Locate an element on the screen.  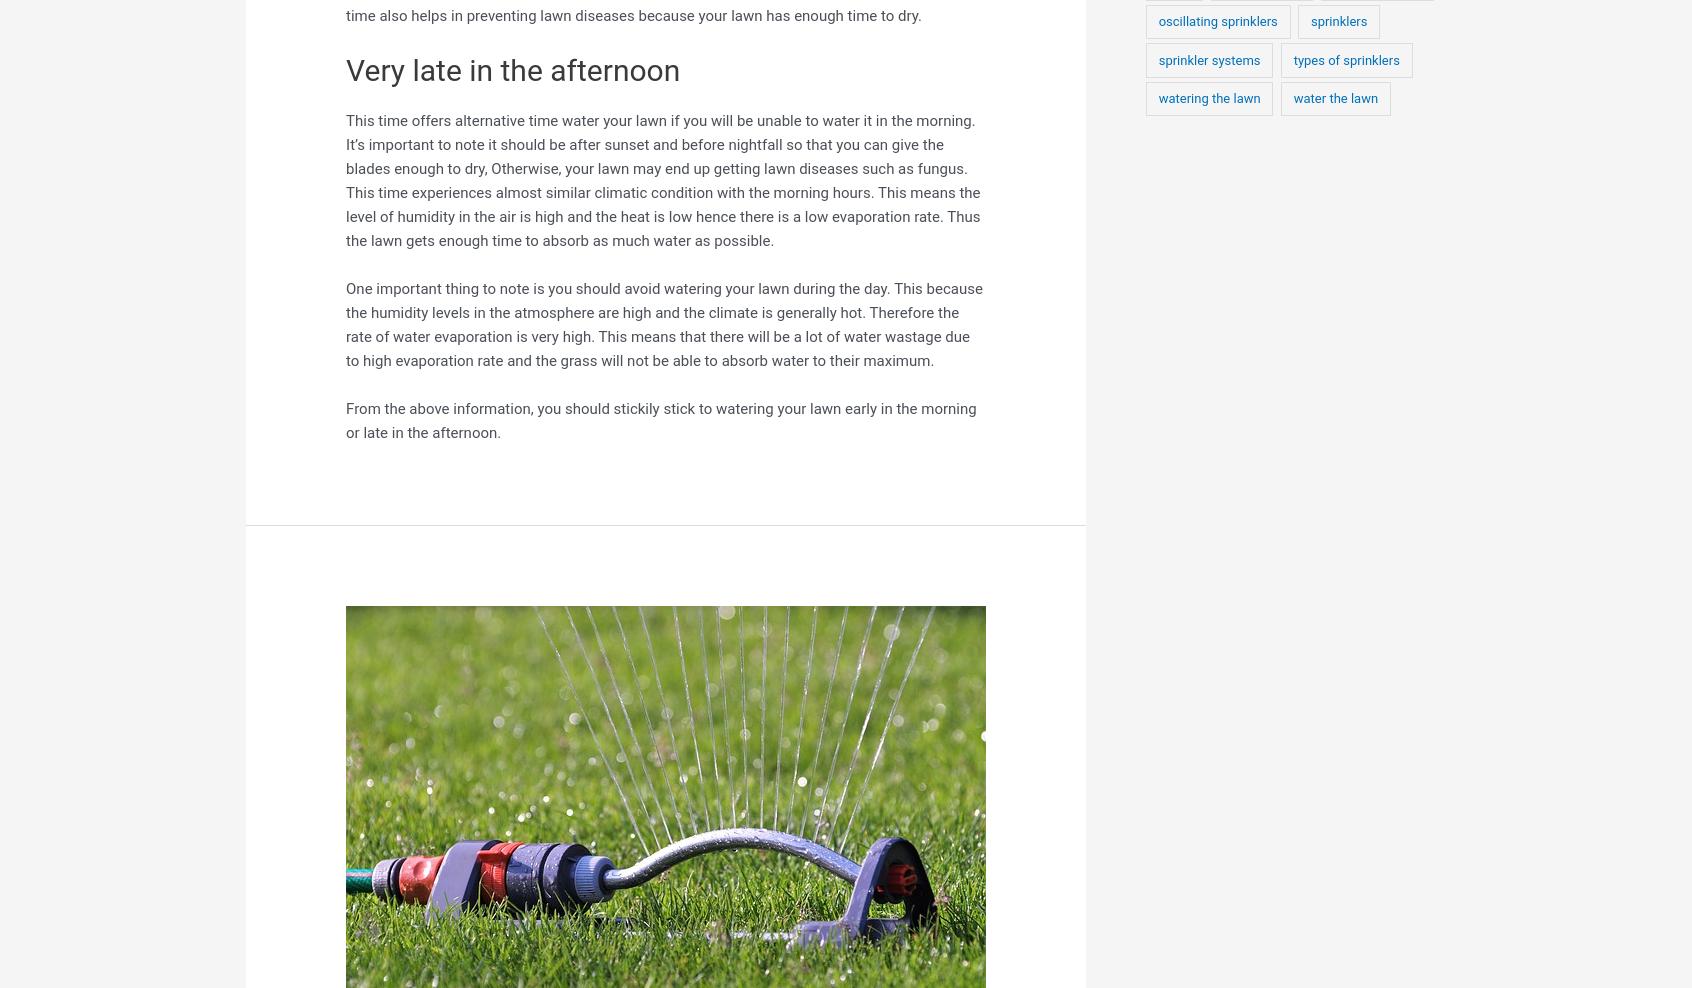
'water the lawn' is located at coordinates (1334, 98).